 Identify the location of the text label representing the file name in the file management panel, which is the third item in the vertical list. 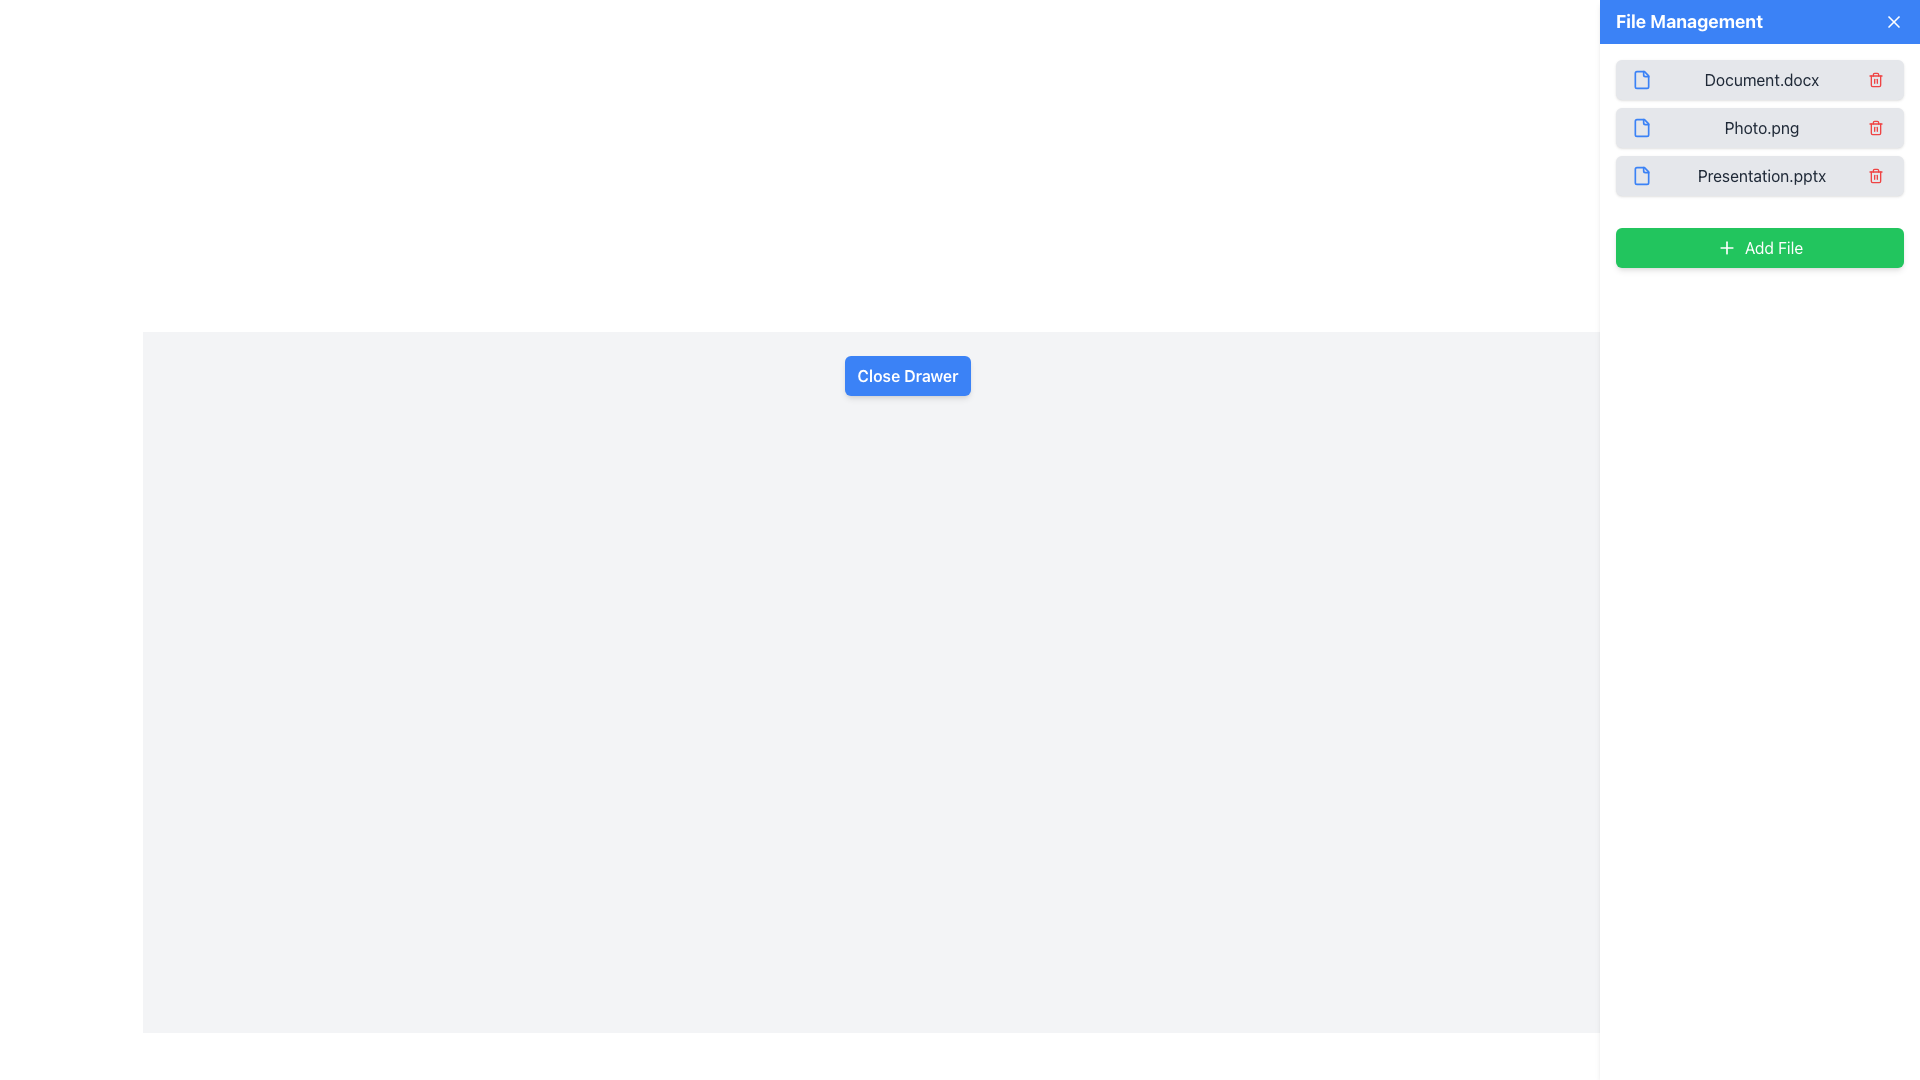
(1761, 175).